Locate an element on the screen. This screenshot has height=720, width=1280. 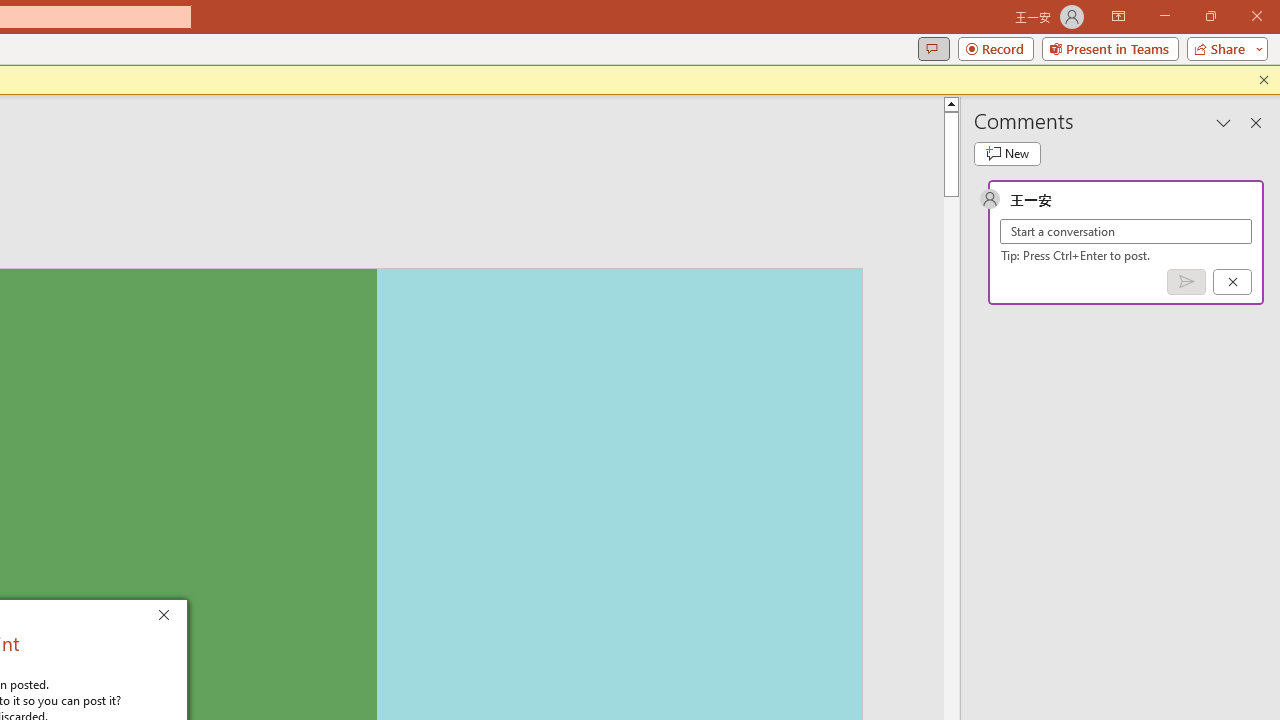
'New comment' is located at coordinates (1007, 153).